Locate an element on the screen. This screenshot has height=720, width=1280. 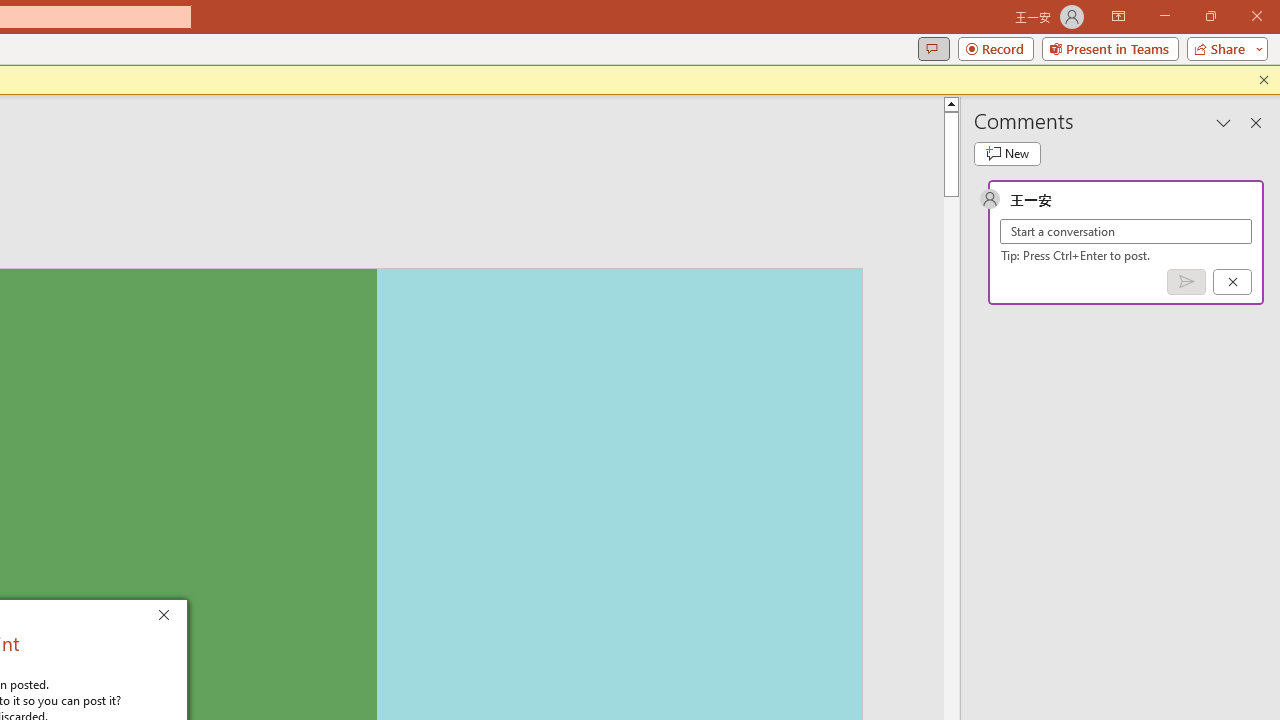
'New comment' is located at coordinates (1007, 153).